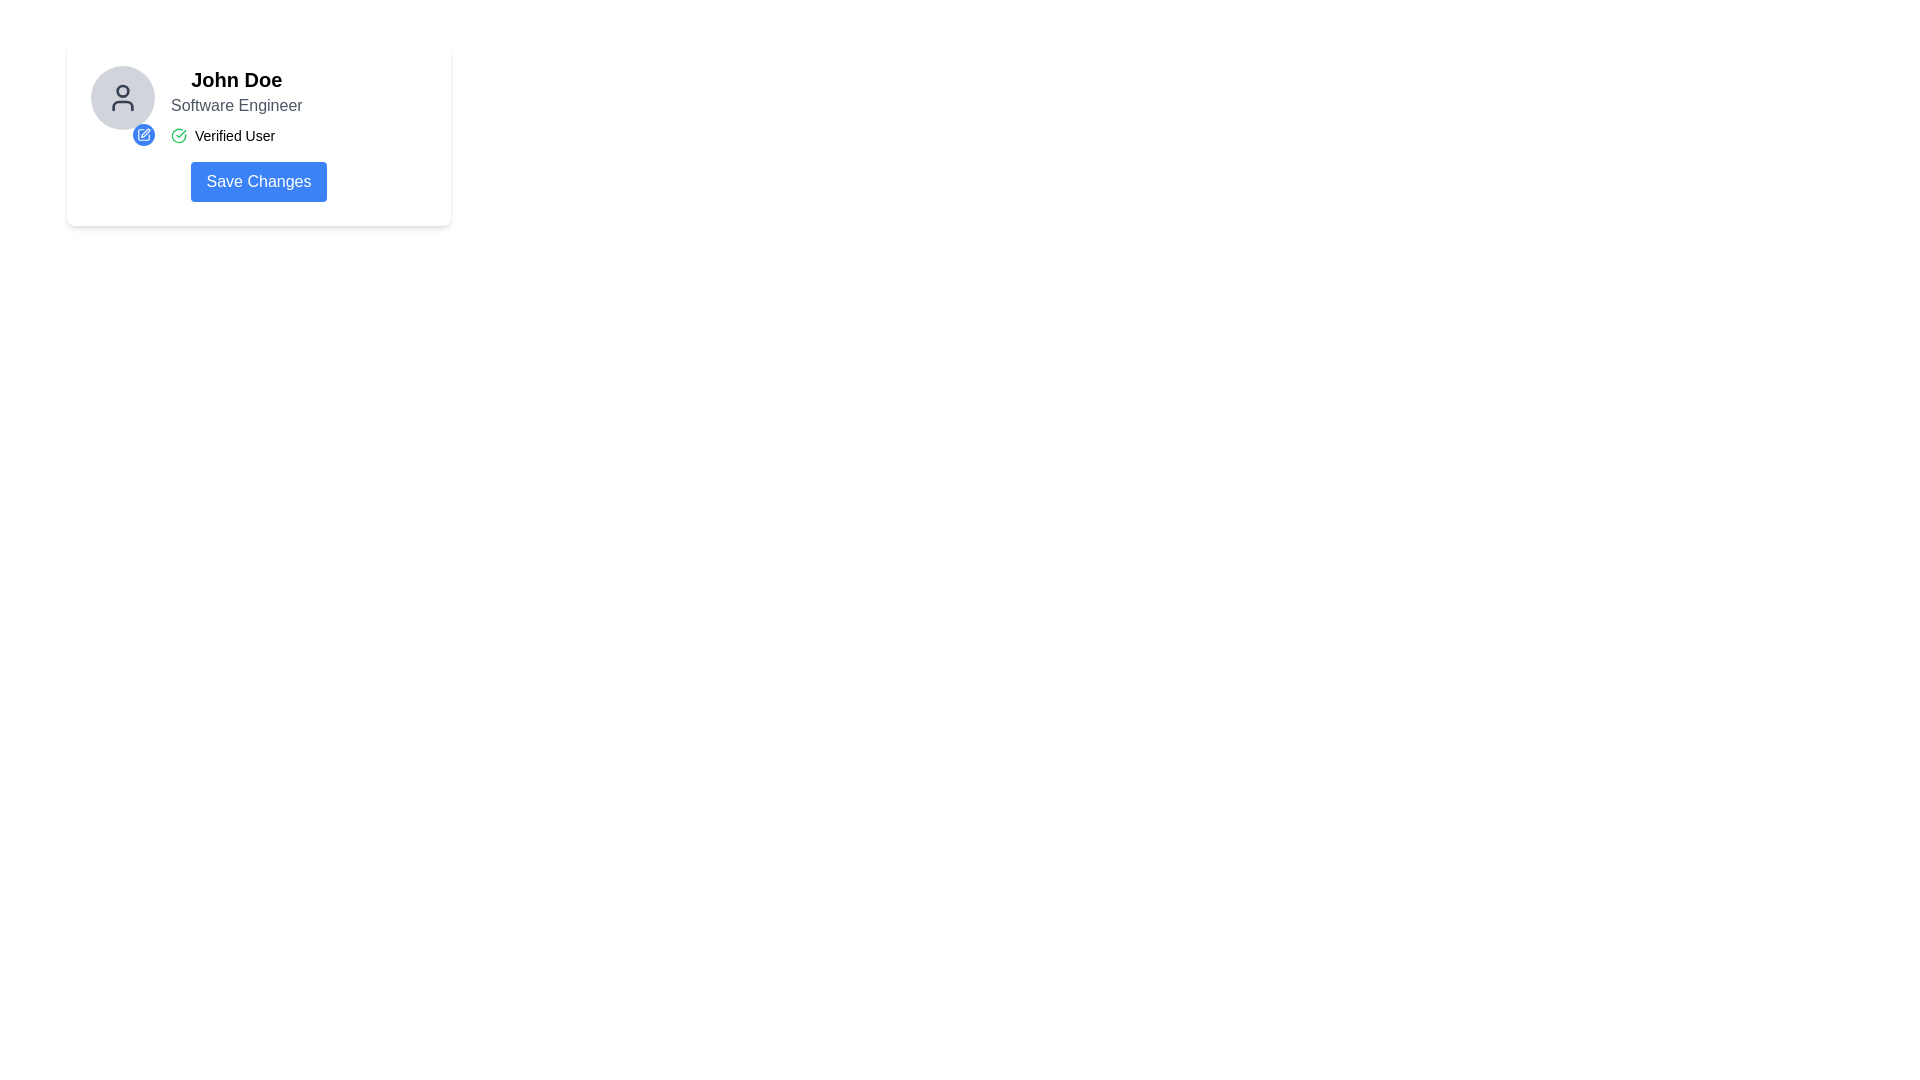 Image resolution: width=1920 pixels, height=1080 pixels. What do you see at coordinates (178, 135) in the screenshot?
I see `the circular green checkmark icon indicating verification, located to the left of the 'Verified User' text` at bounding box center [178, 135].